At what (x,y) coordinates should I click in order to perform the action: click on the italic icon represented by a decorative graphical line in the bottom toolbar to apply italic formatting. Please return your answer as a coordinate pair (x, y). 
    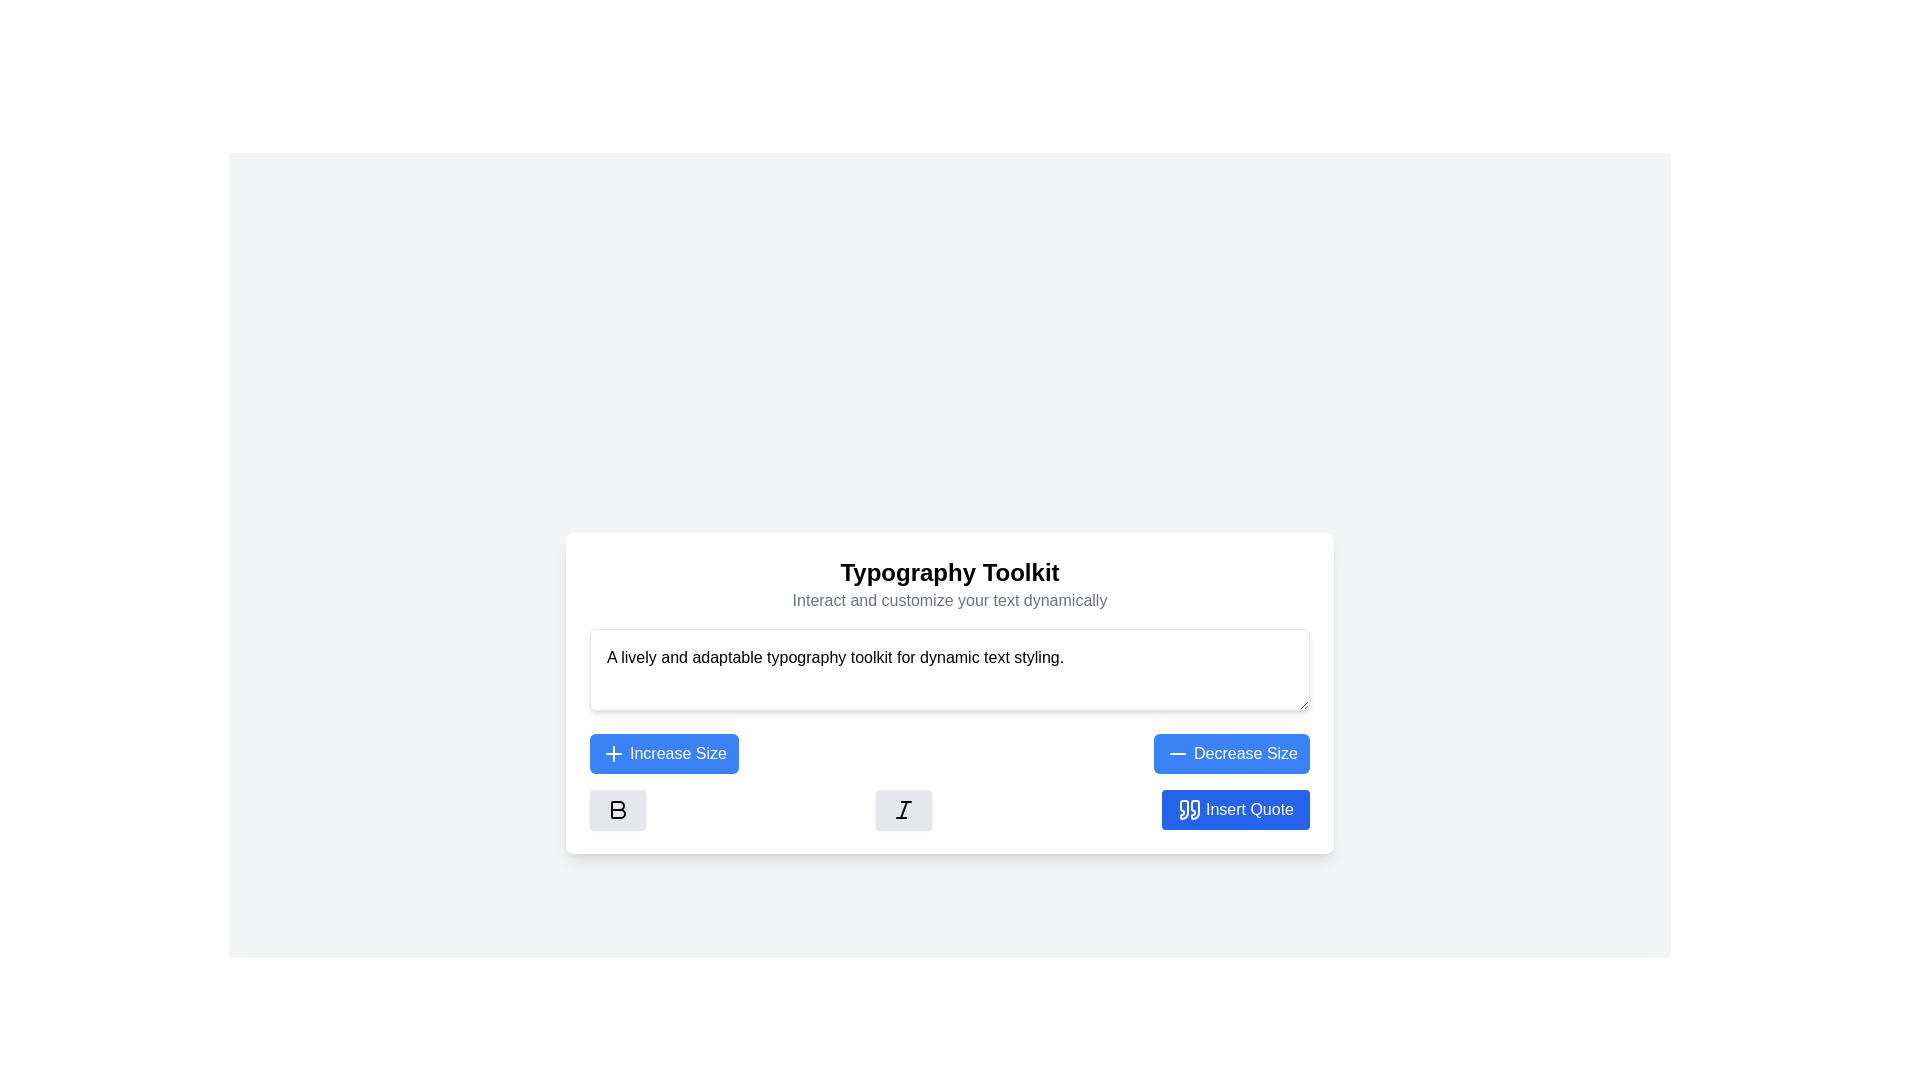
    Looking at the image, I should click on (902, 808).